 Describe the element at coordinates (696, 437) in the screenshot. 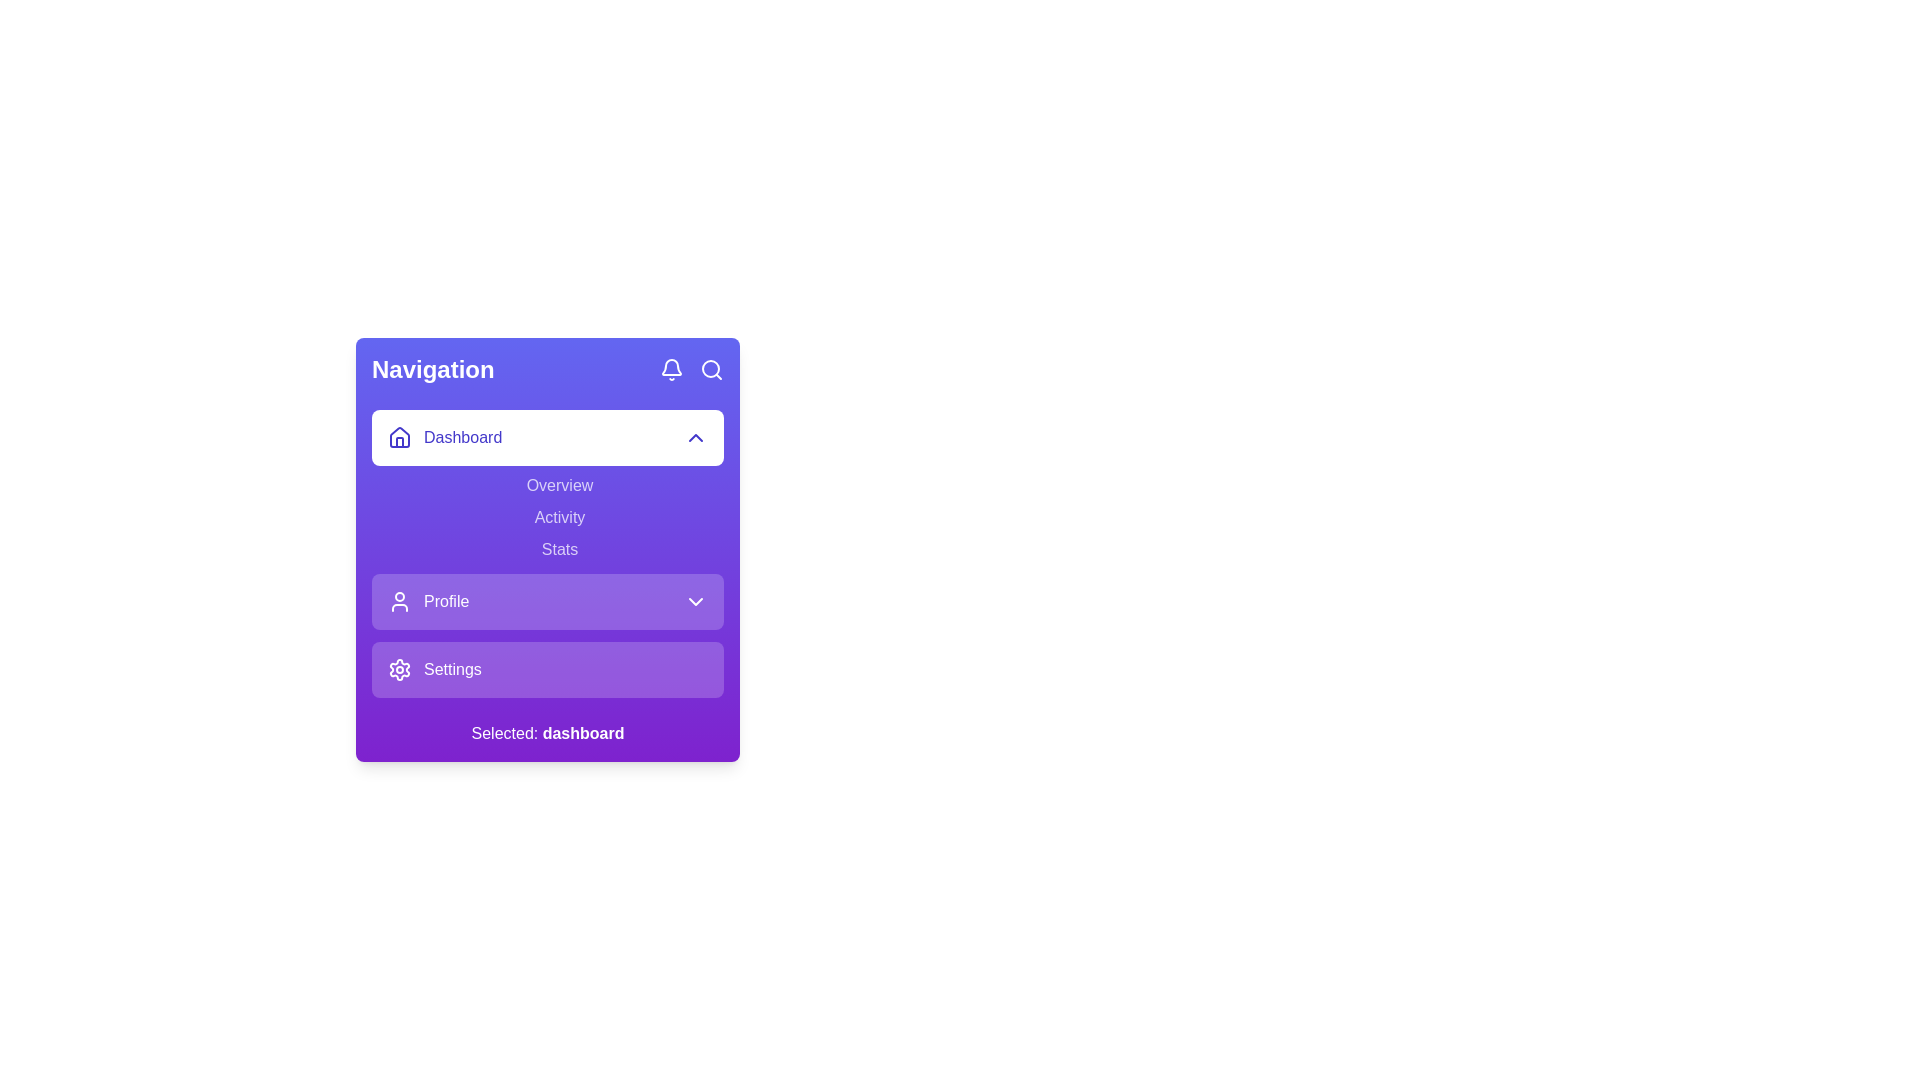

I see `the Chevron-Up Icon located at the top right corner of the 'Dashboard' section` at that location.